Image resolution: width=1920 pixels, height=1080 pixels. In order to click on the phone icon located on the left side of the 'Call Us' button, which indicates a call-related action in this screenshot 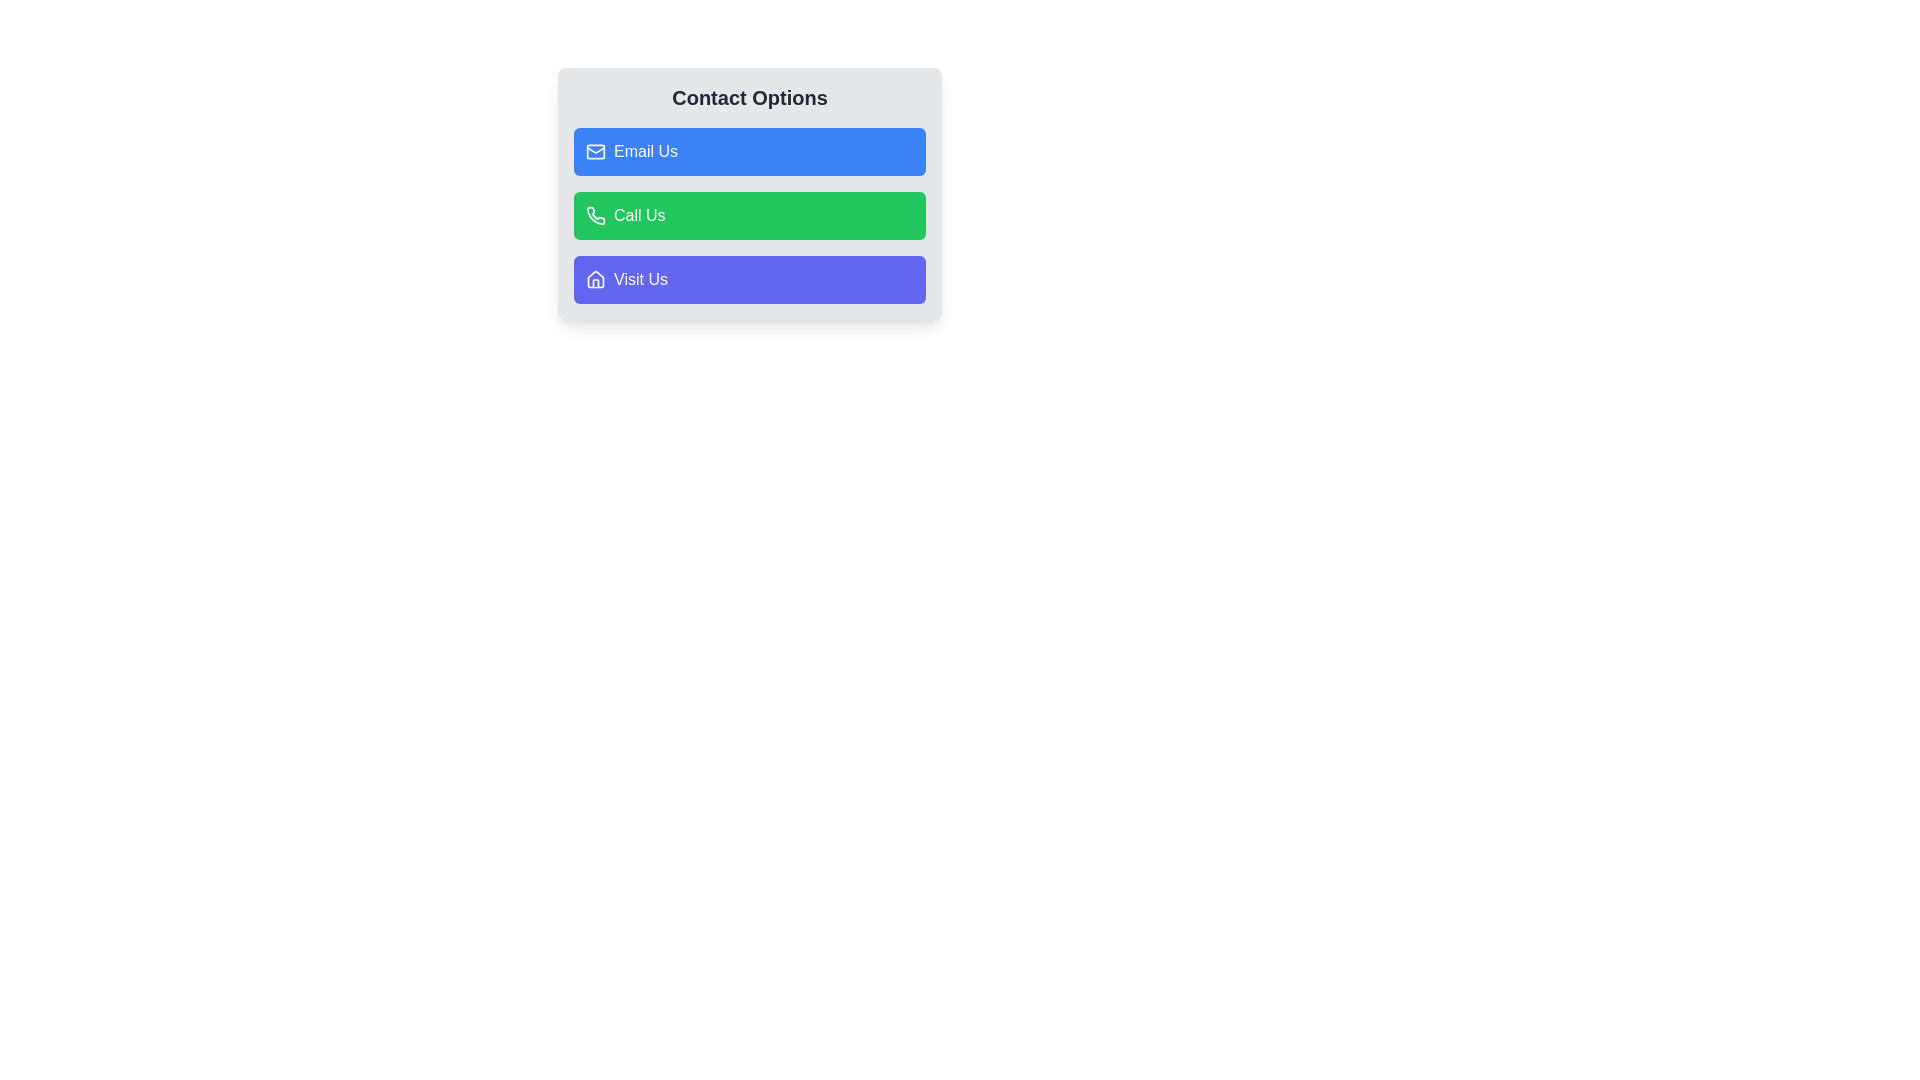, I will do `click(594, 216)`.